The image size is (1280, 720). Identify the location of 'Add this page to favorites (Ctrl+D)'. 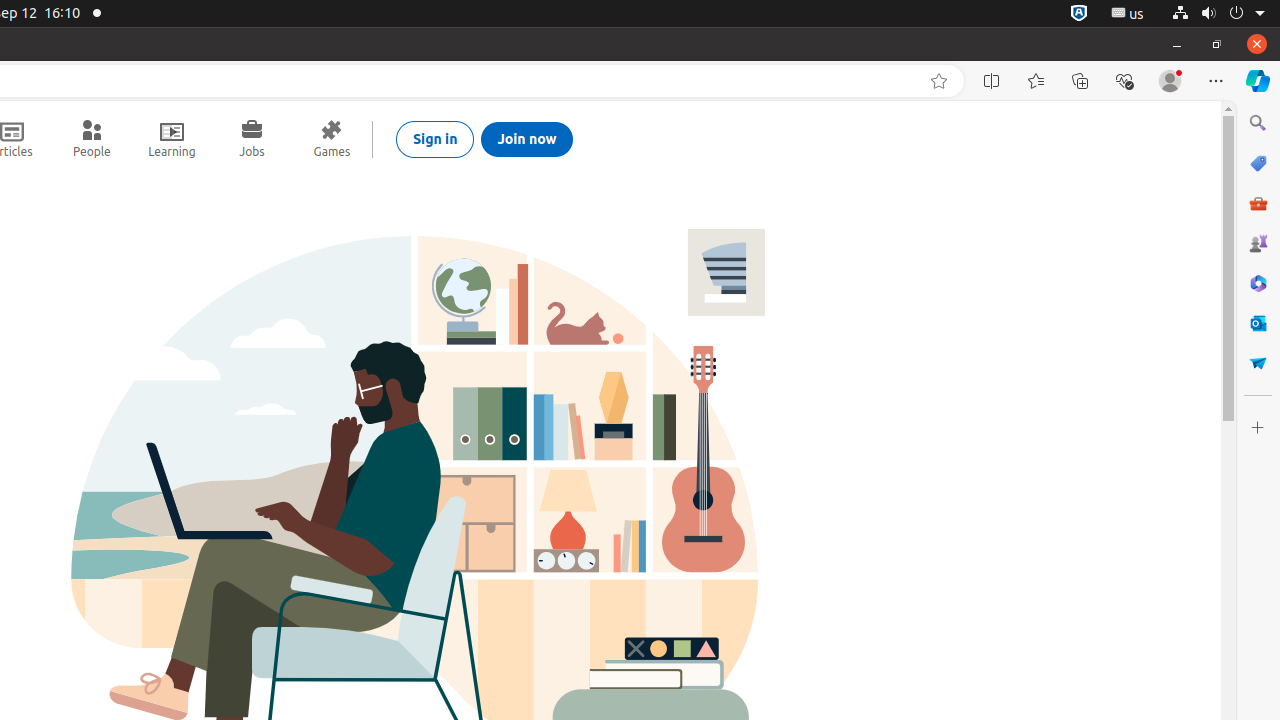
(938, 80).